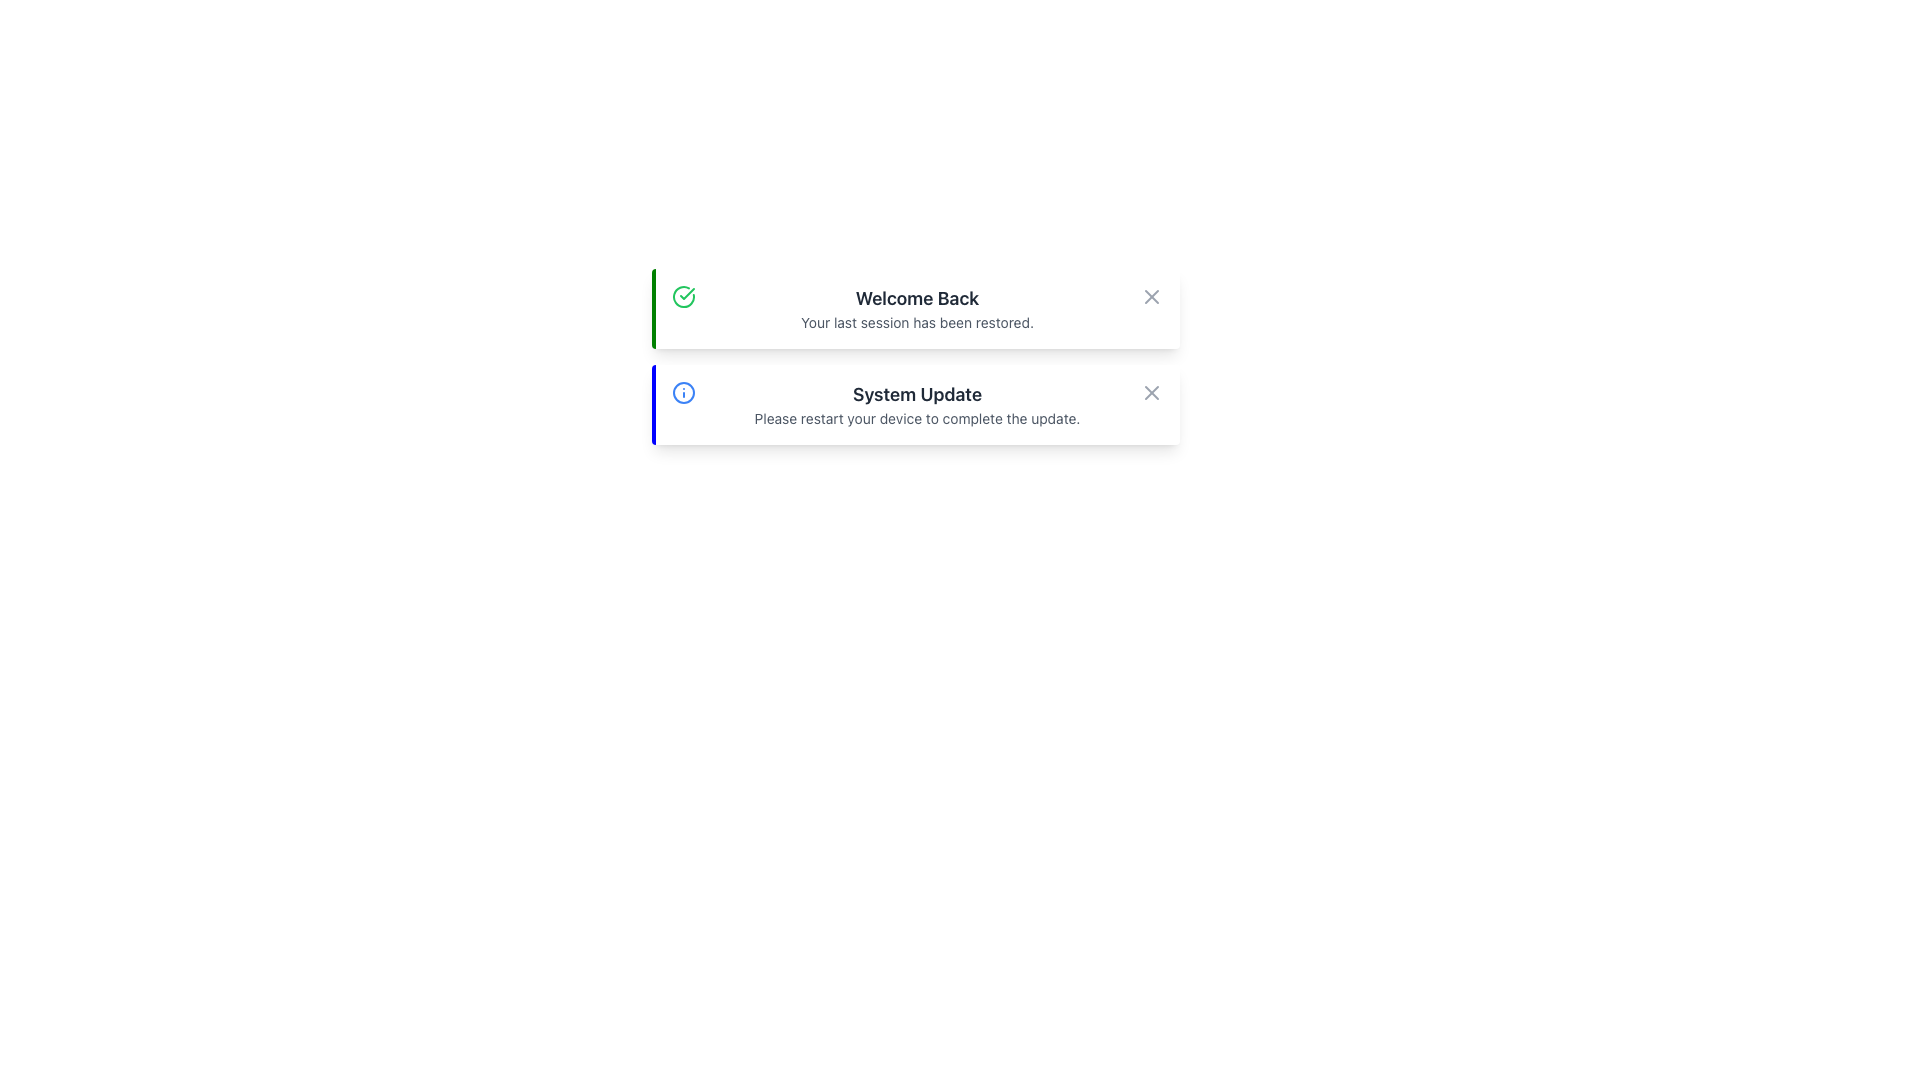 Image resolution: width=1920 pixels, height=1080 pixels. I want to click on the close button represented by an 'X' icon in the top-right corner of the notification box to change its appearance, so click(1151, 297).